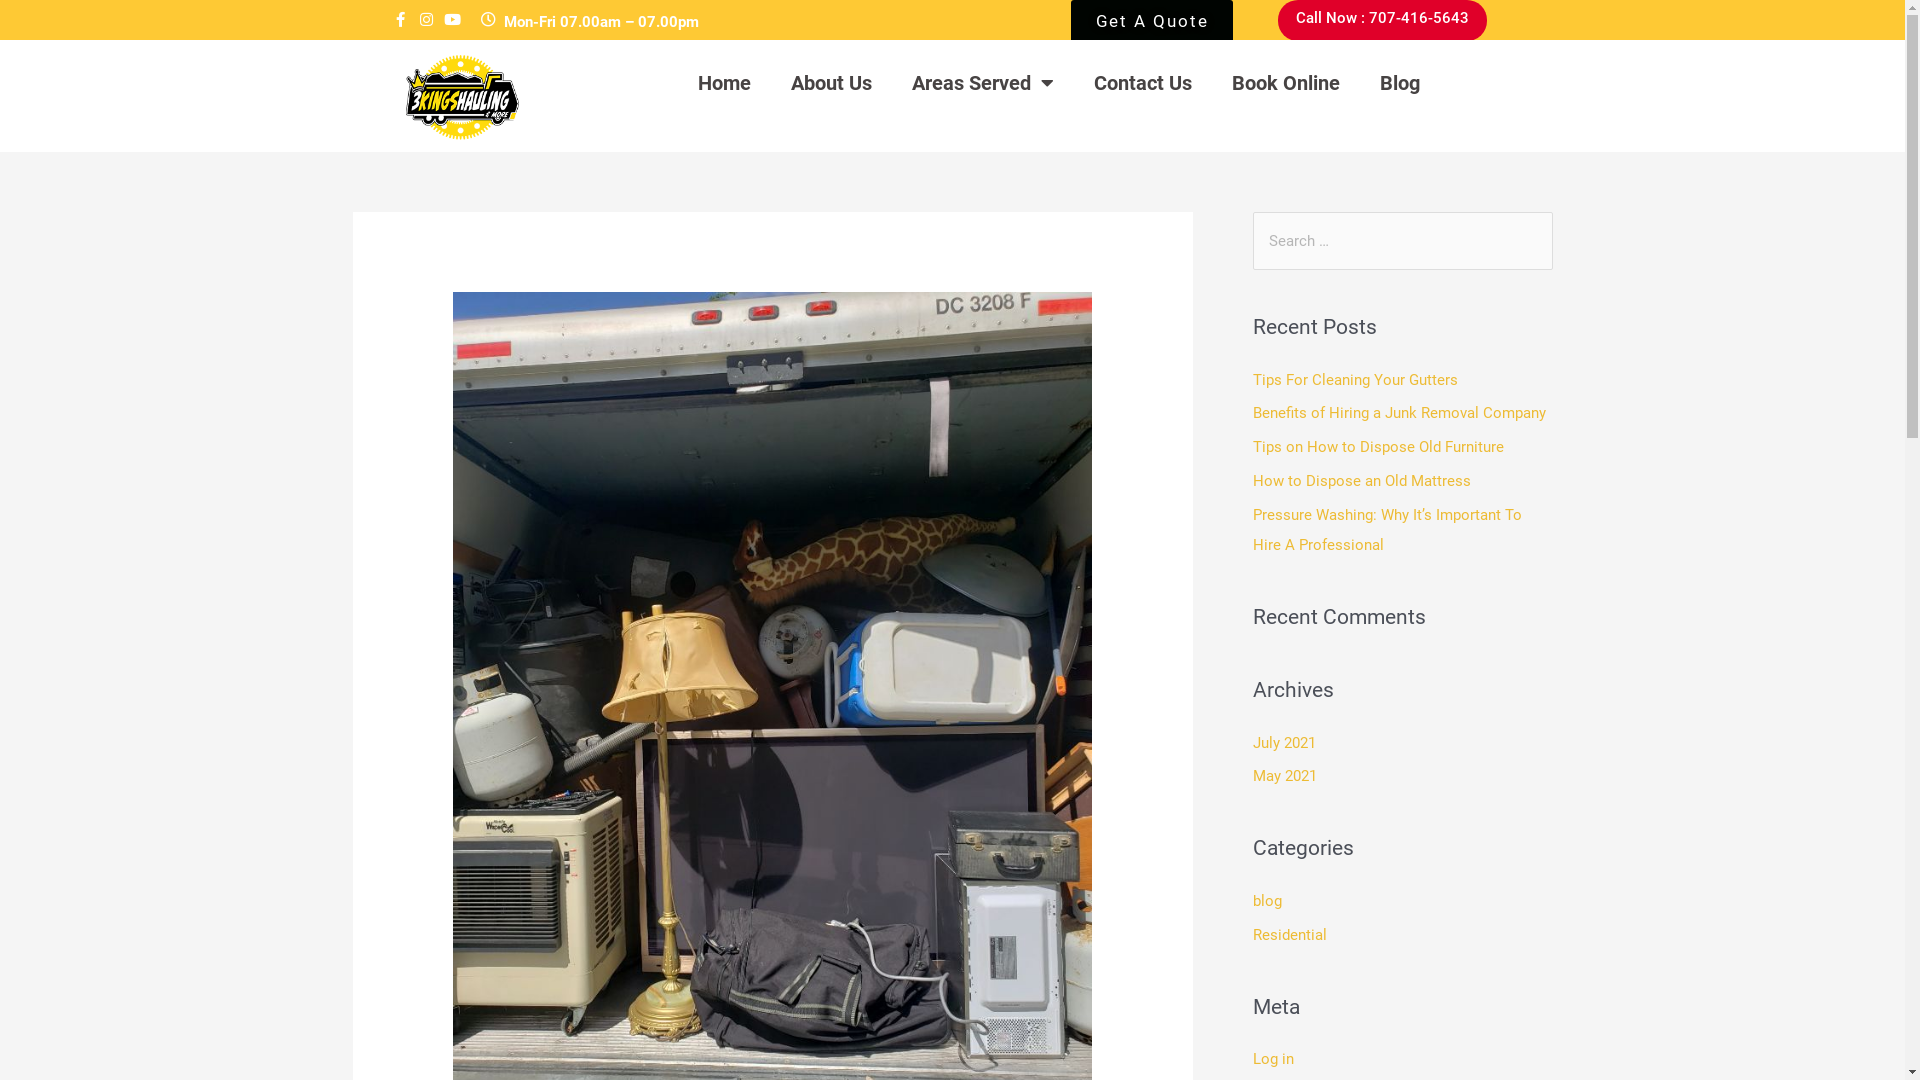 The height and width of the screenshot is (1080, 1920). What do you see at coordinates (770, 82) in the screenshot?
I see `'About Us'` at bounding box center [770, 82].